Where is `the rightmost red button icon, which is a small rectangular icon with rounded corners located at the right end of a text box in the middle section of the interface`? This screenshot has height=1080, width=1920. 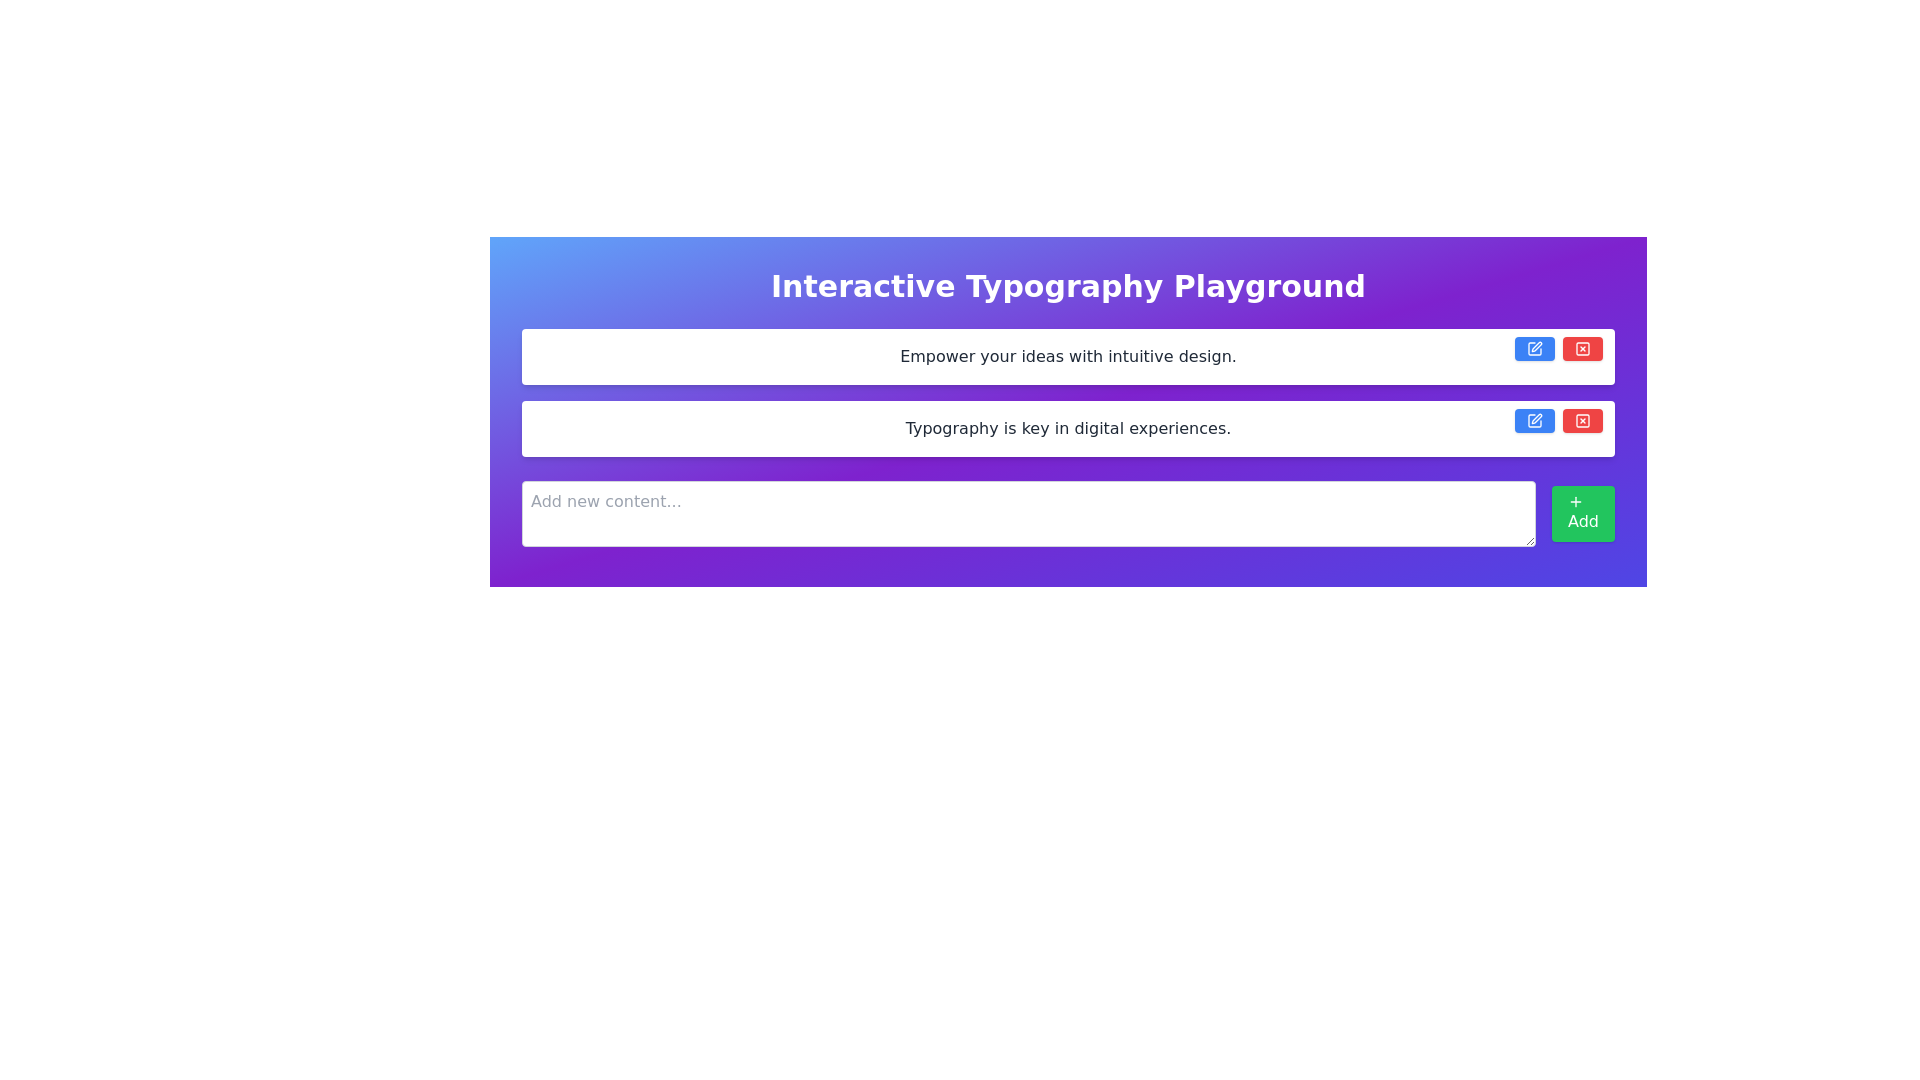 the rightmost red button icon, which is a small rectangular icon with rounded corners located at the right end of a text box in the middle section of the interface is located at coordinates (1582, 419).